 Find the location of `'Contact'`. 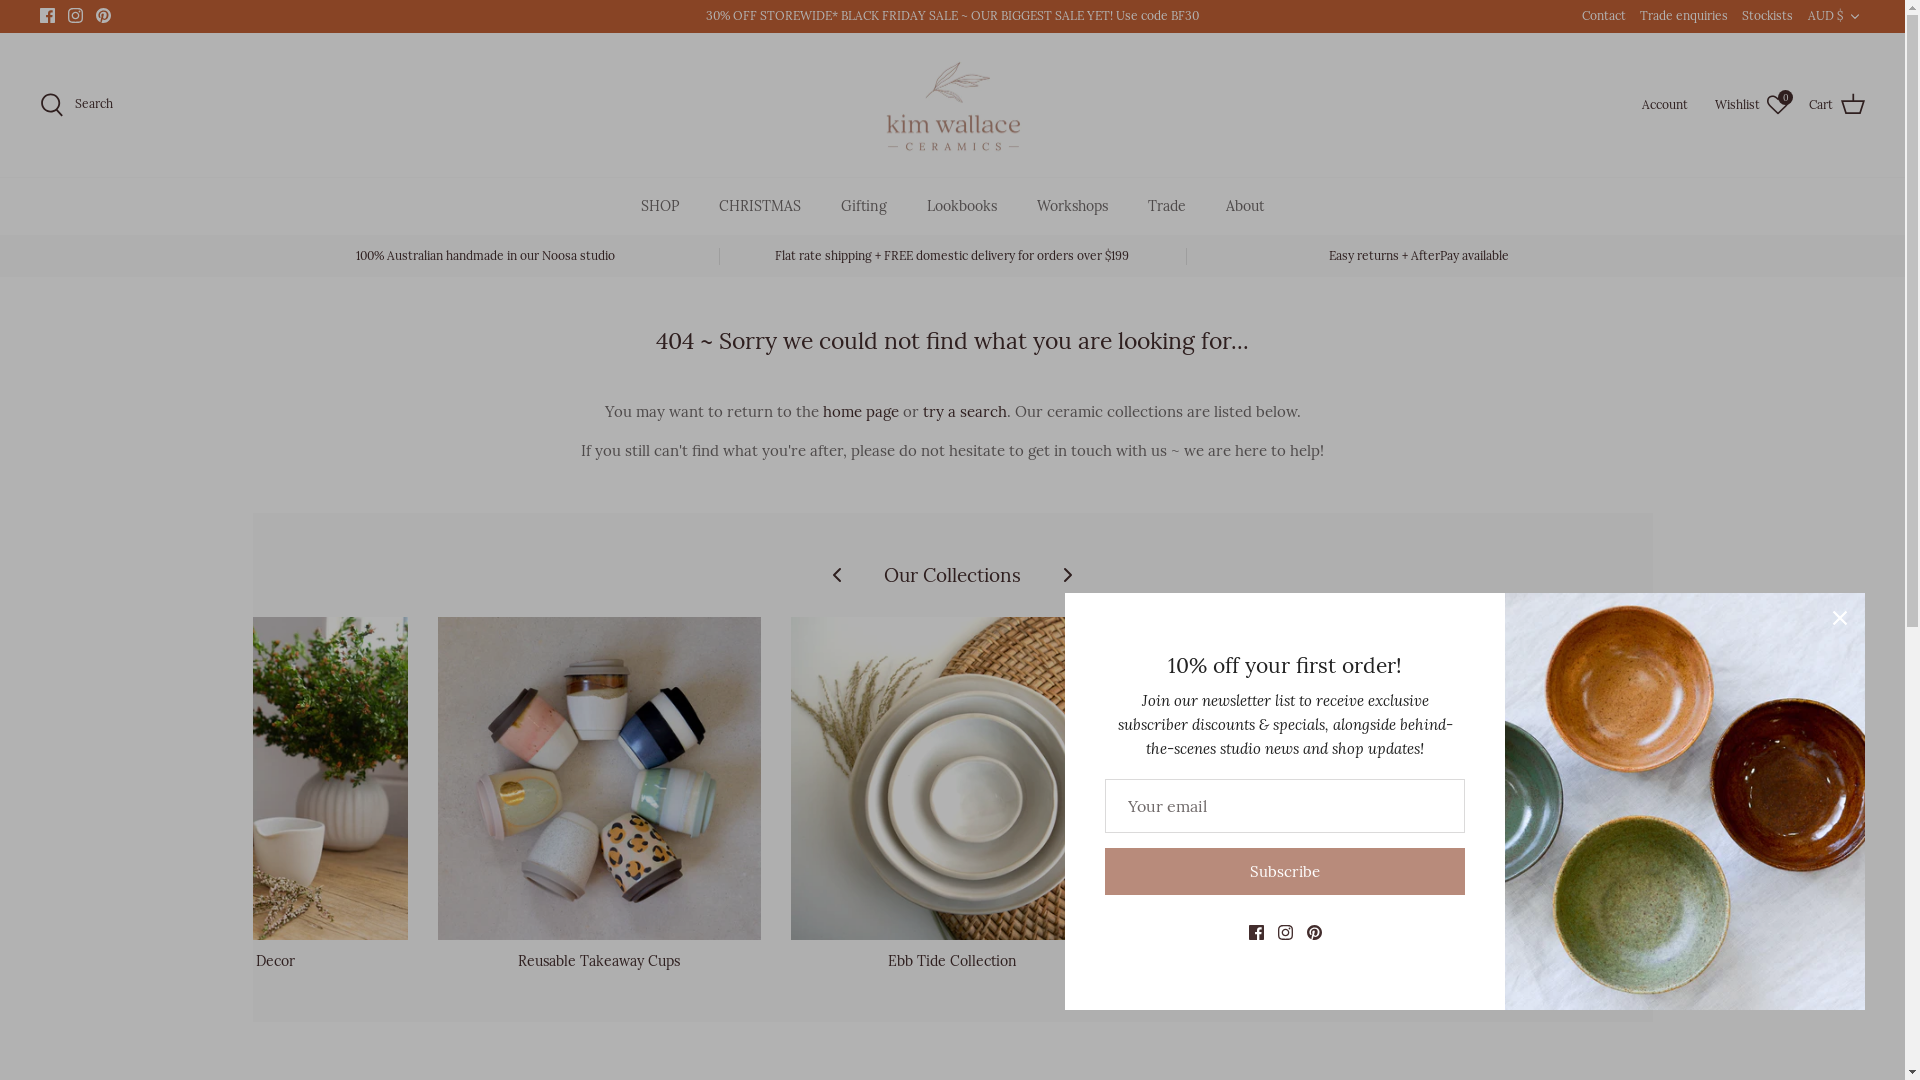

'Contact' is located at coordinates (1603, 16).